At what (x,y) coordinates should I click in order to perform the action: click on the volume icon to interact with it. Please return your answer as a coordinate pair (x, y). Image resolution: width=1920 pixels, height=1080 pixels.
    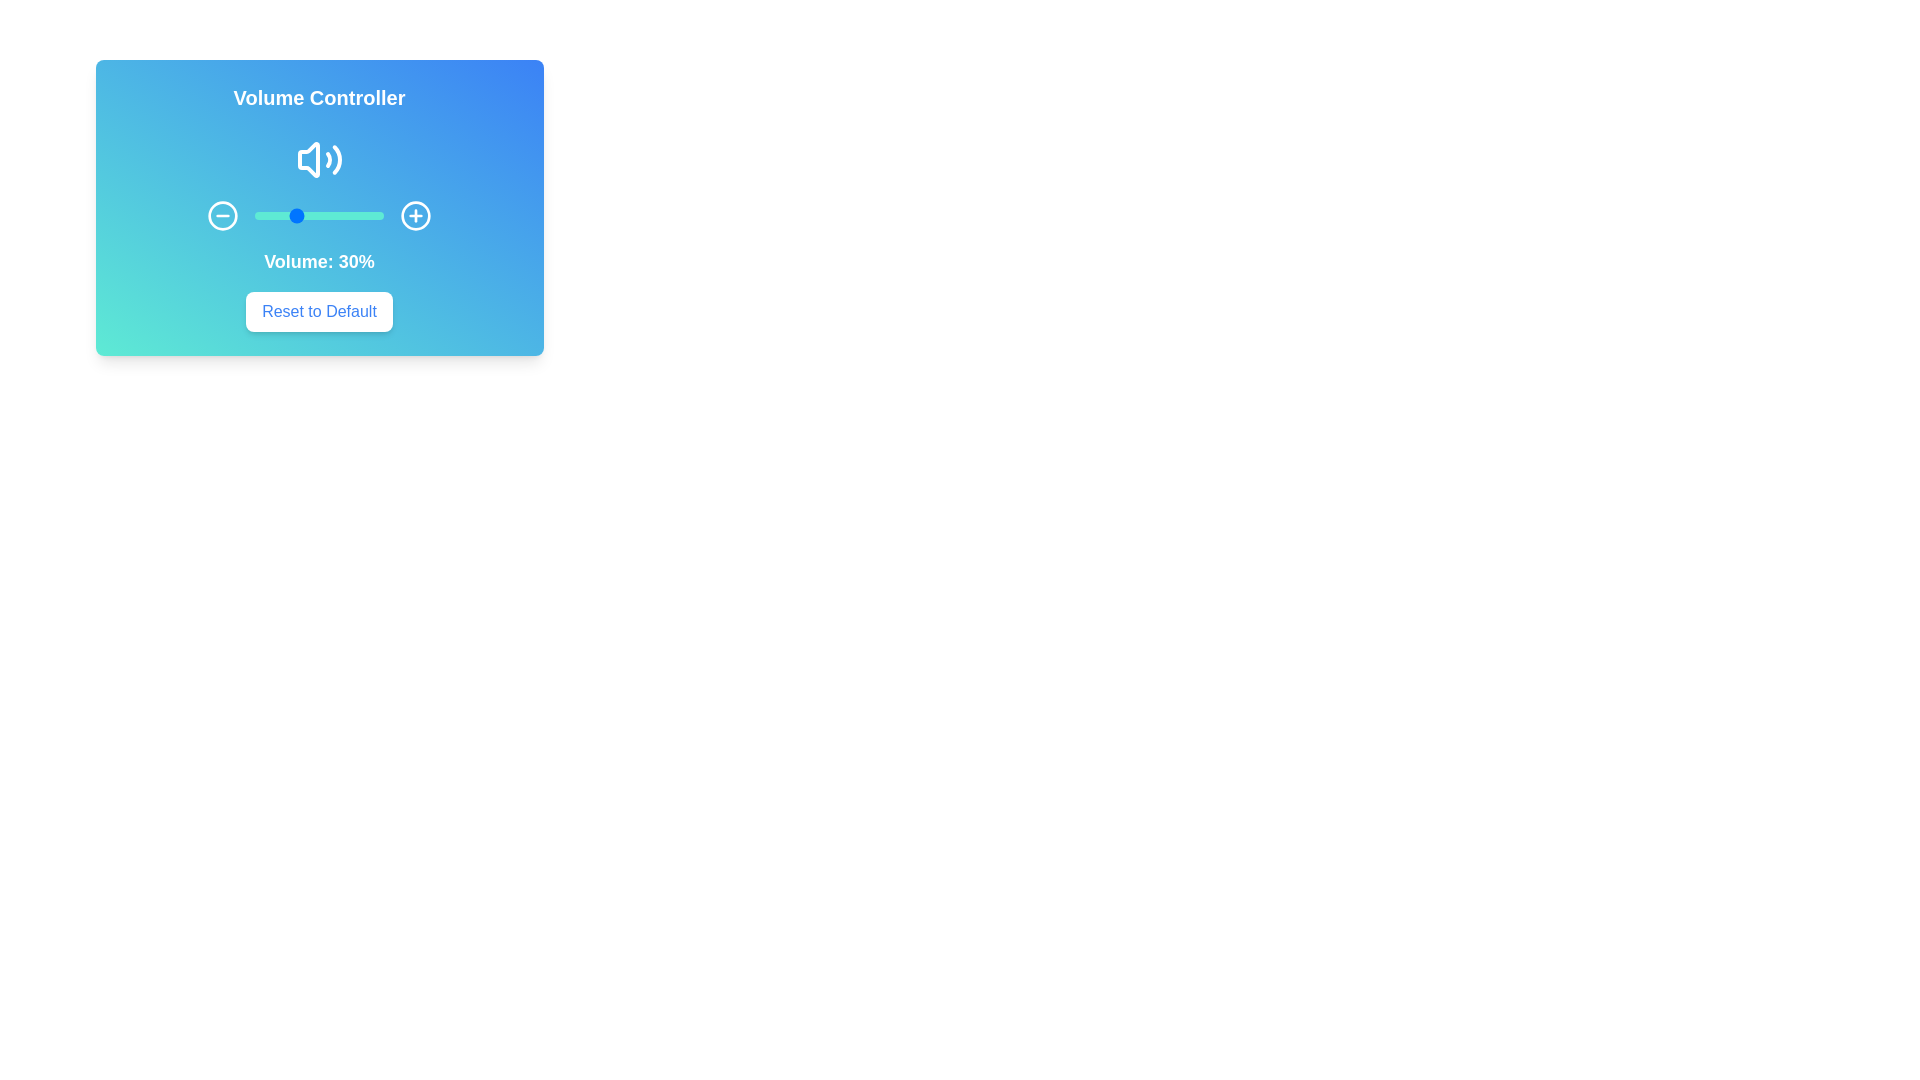
    Looking at the image, I should click on (318, 158).